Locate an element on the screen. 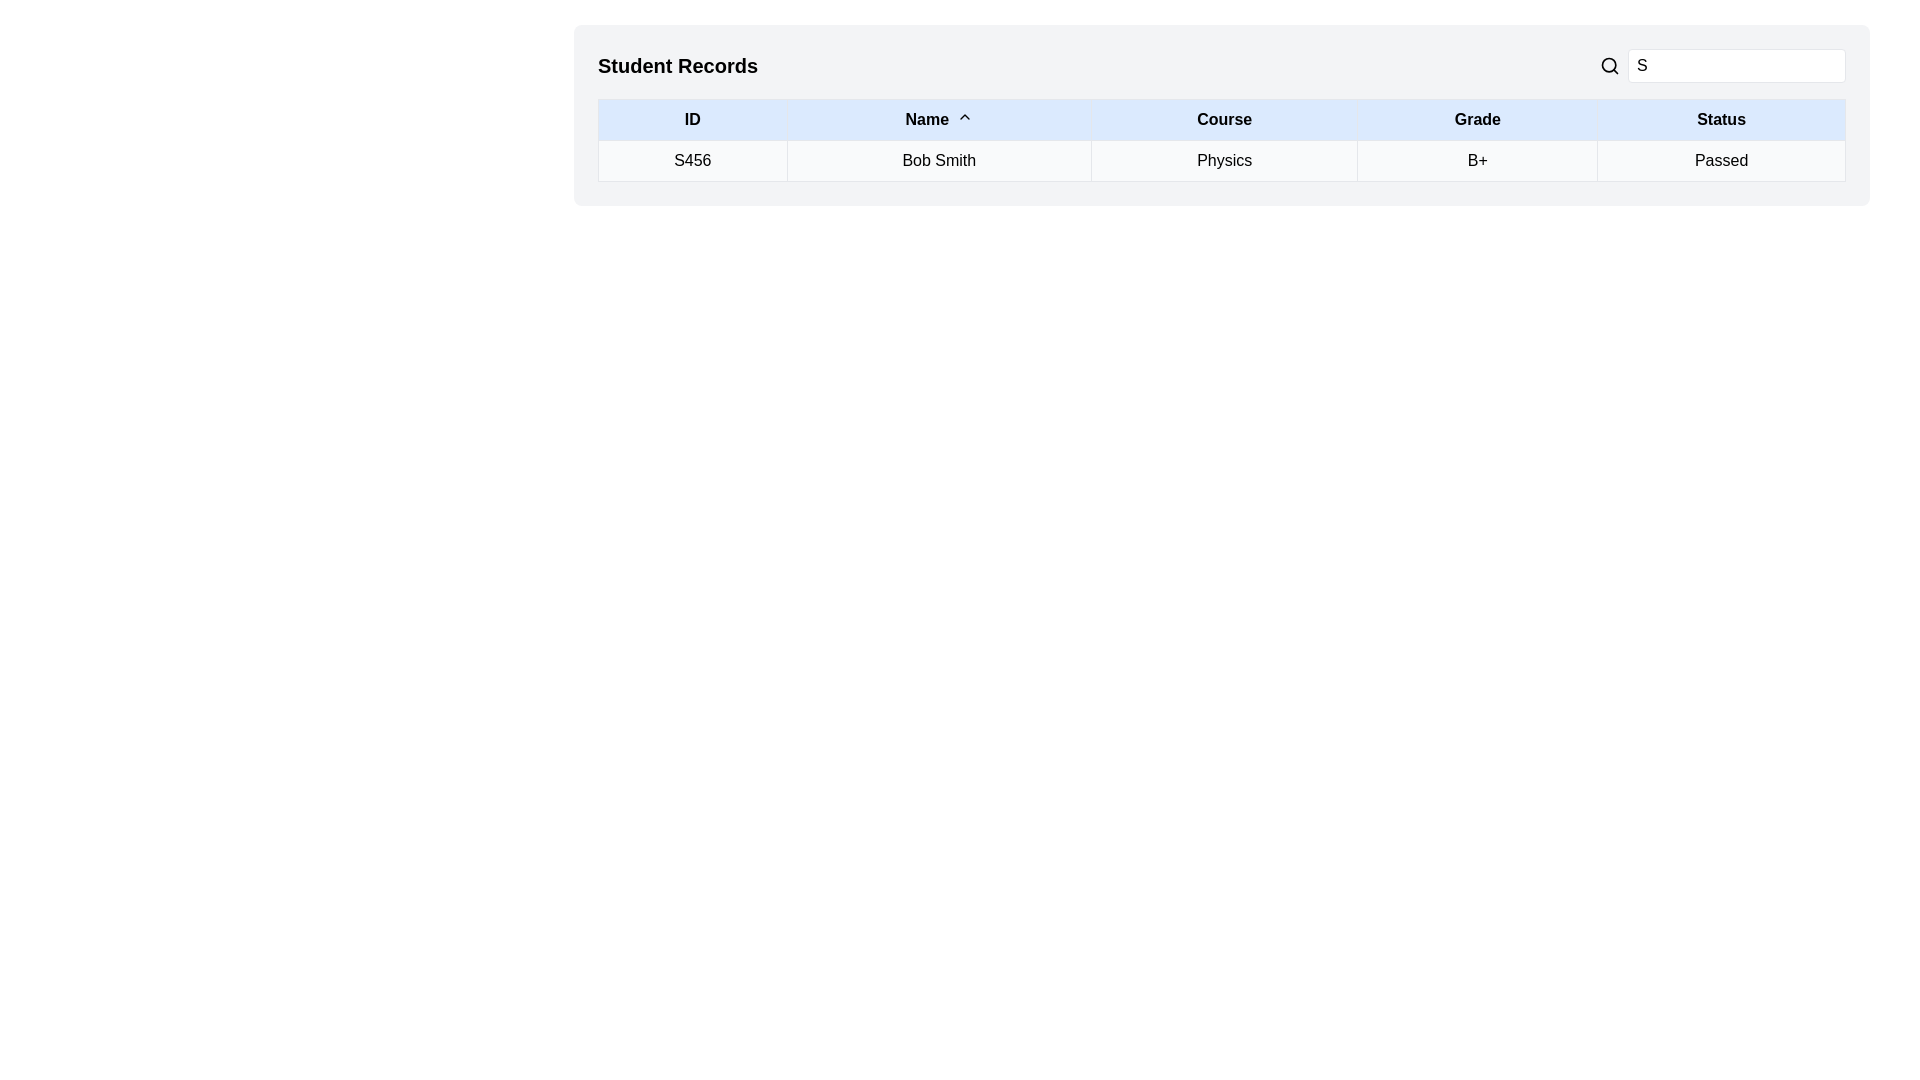 The width and height of the screenshot is (1920, 1080). the table cell displaying the course name for the student record of 'Bob Smith' in the 'Student Records' table, located in the third cell of the 'Course' column is located at coordinates (1223, 160).